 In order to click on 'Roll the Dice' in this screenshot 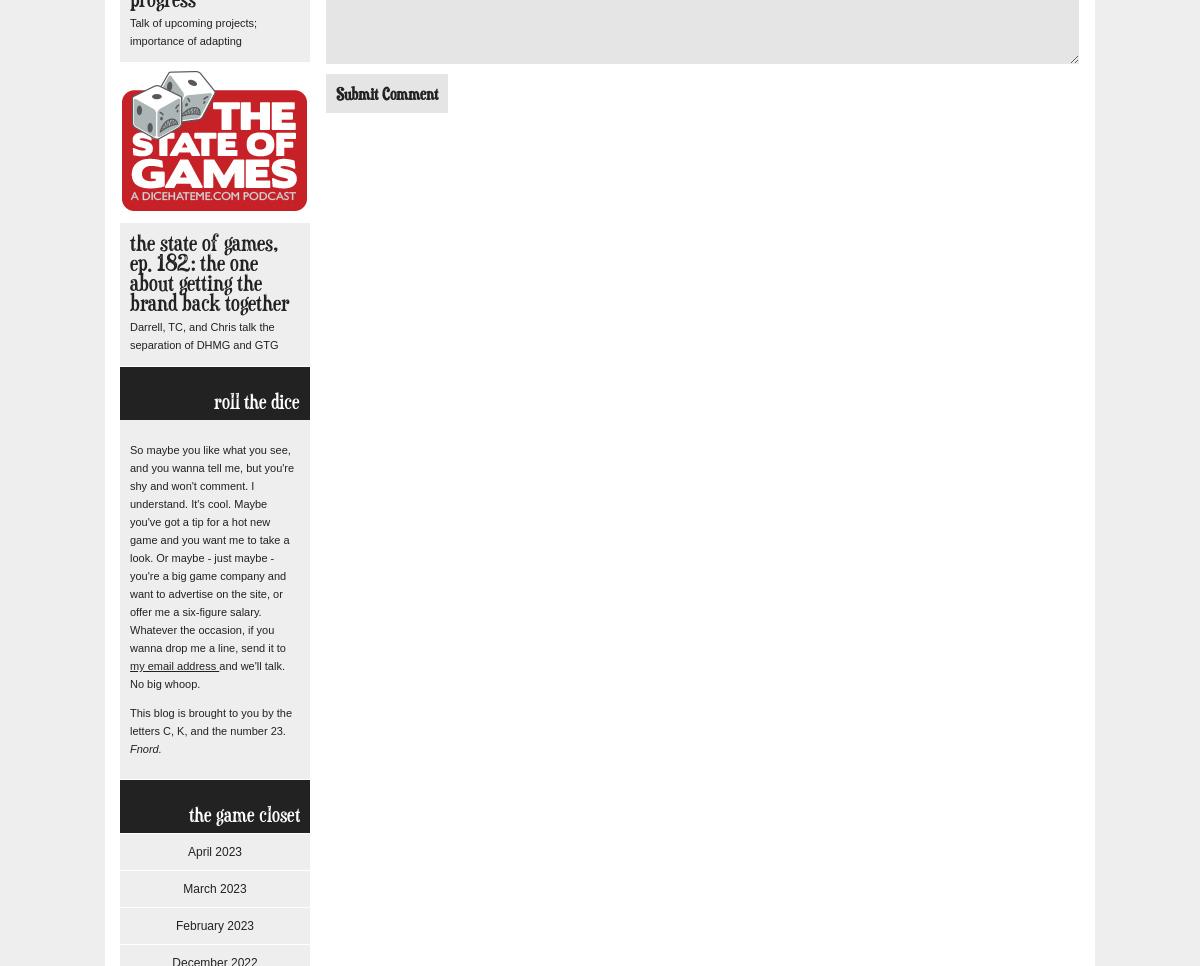, I will do `click(256, 400)`.